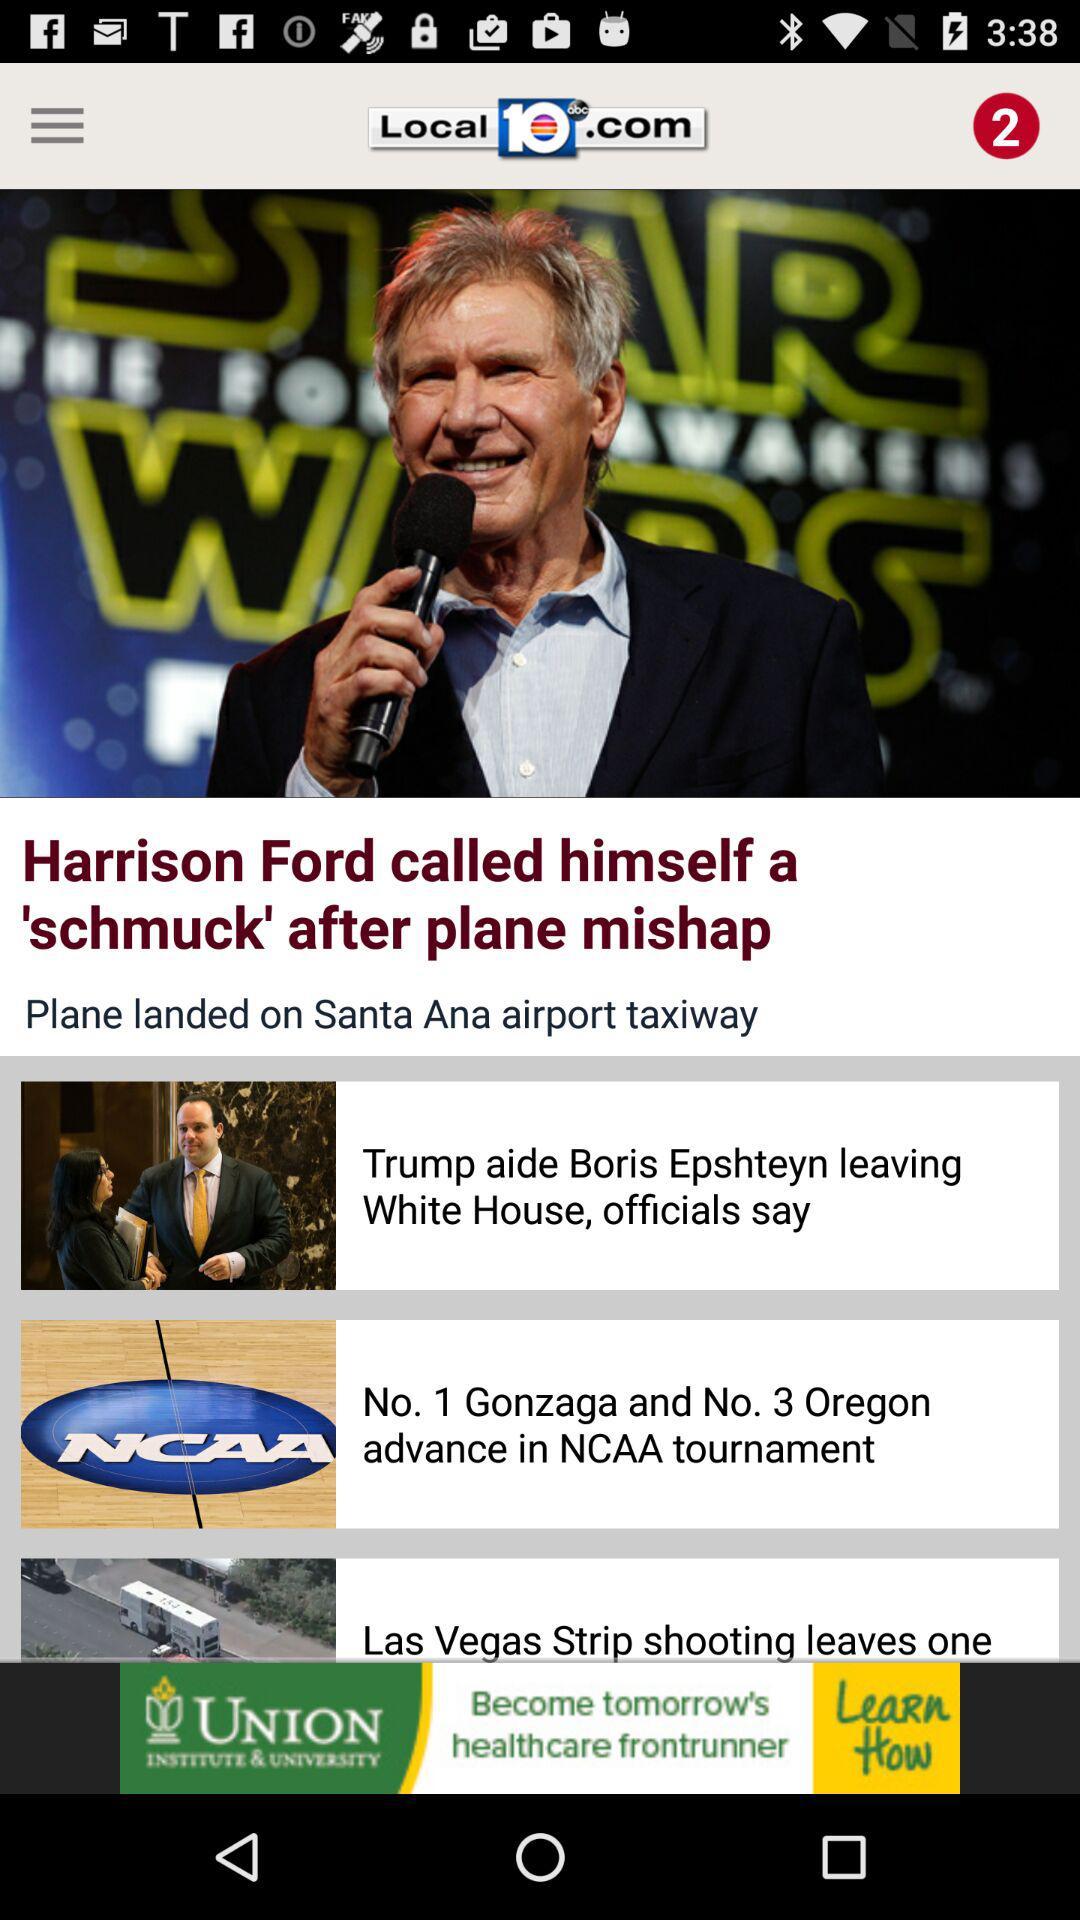 Image resolution: width=1080 pixels, height=1920 pixels. I want to click on last image on left side of text las vegas, so click(177, 1611).